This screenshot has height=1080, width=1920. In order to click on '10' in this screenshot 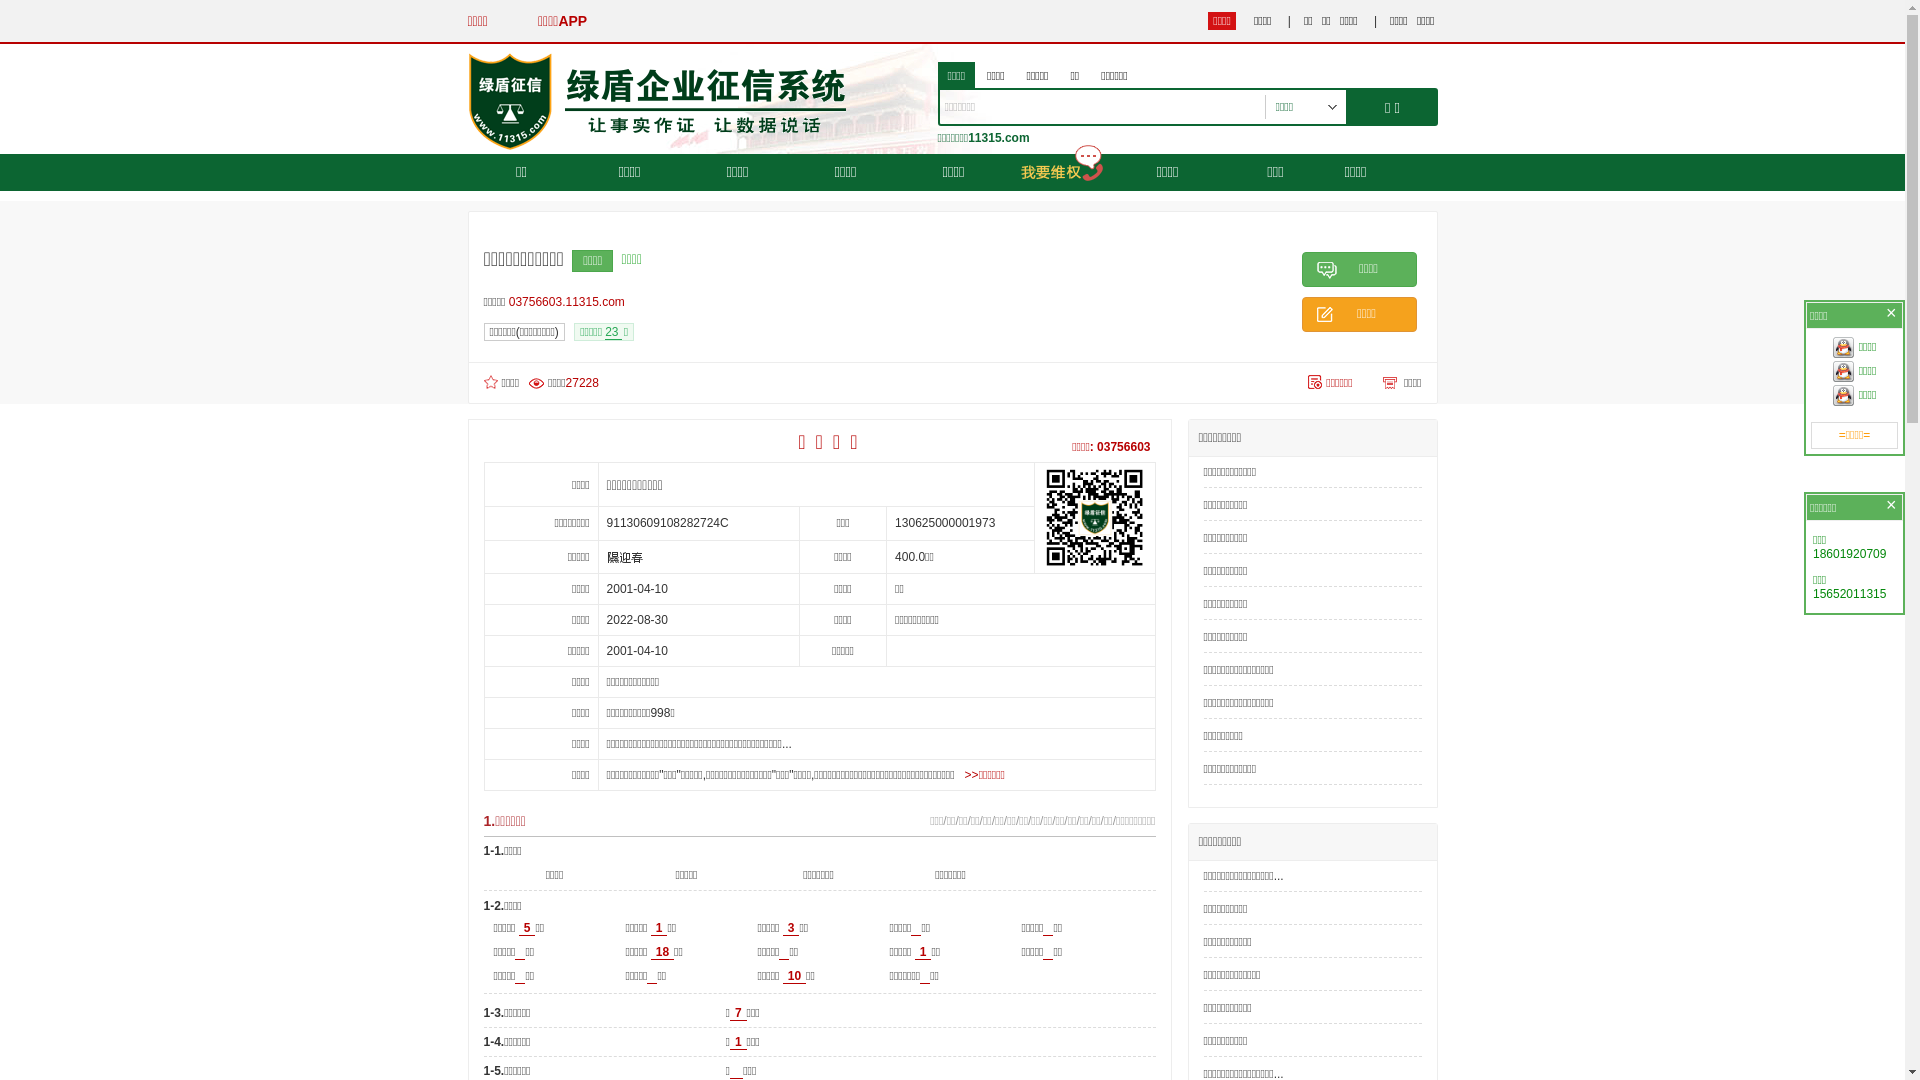, I will do `click(793, 975)`.